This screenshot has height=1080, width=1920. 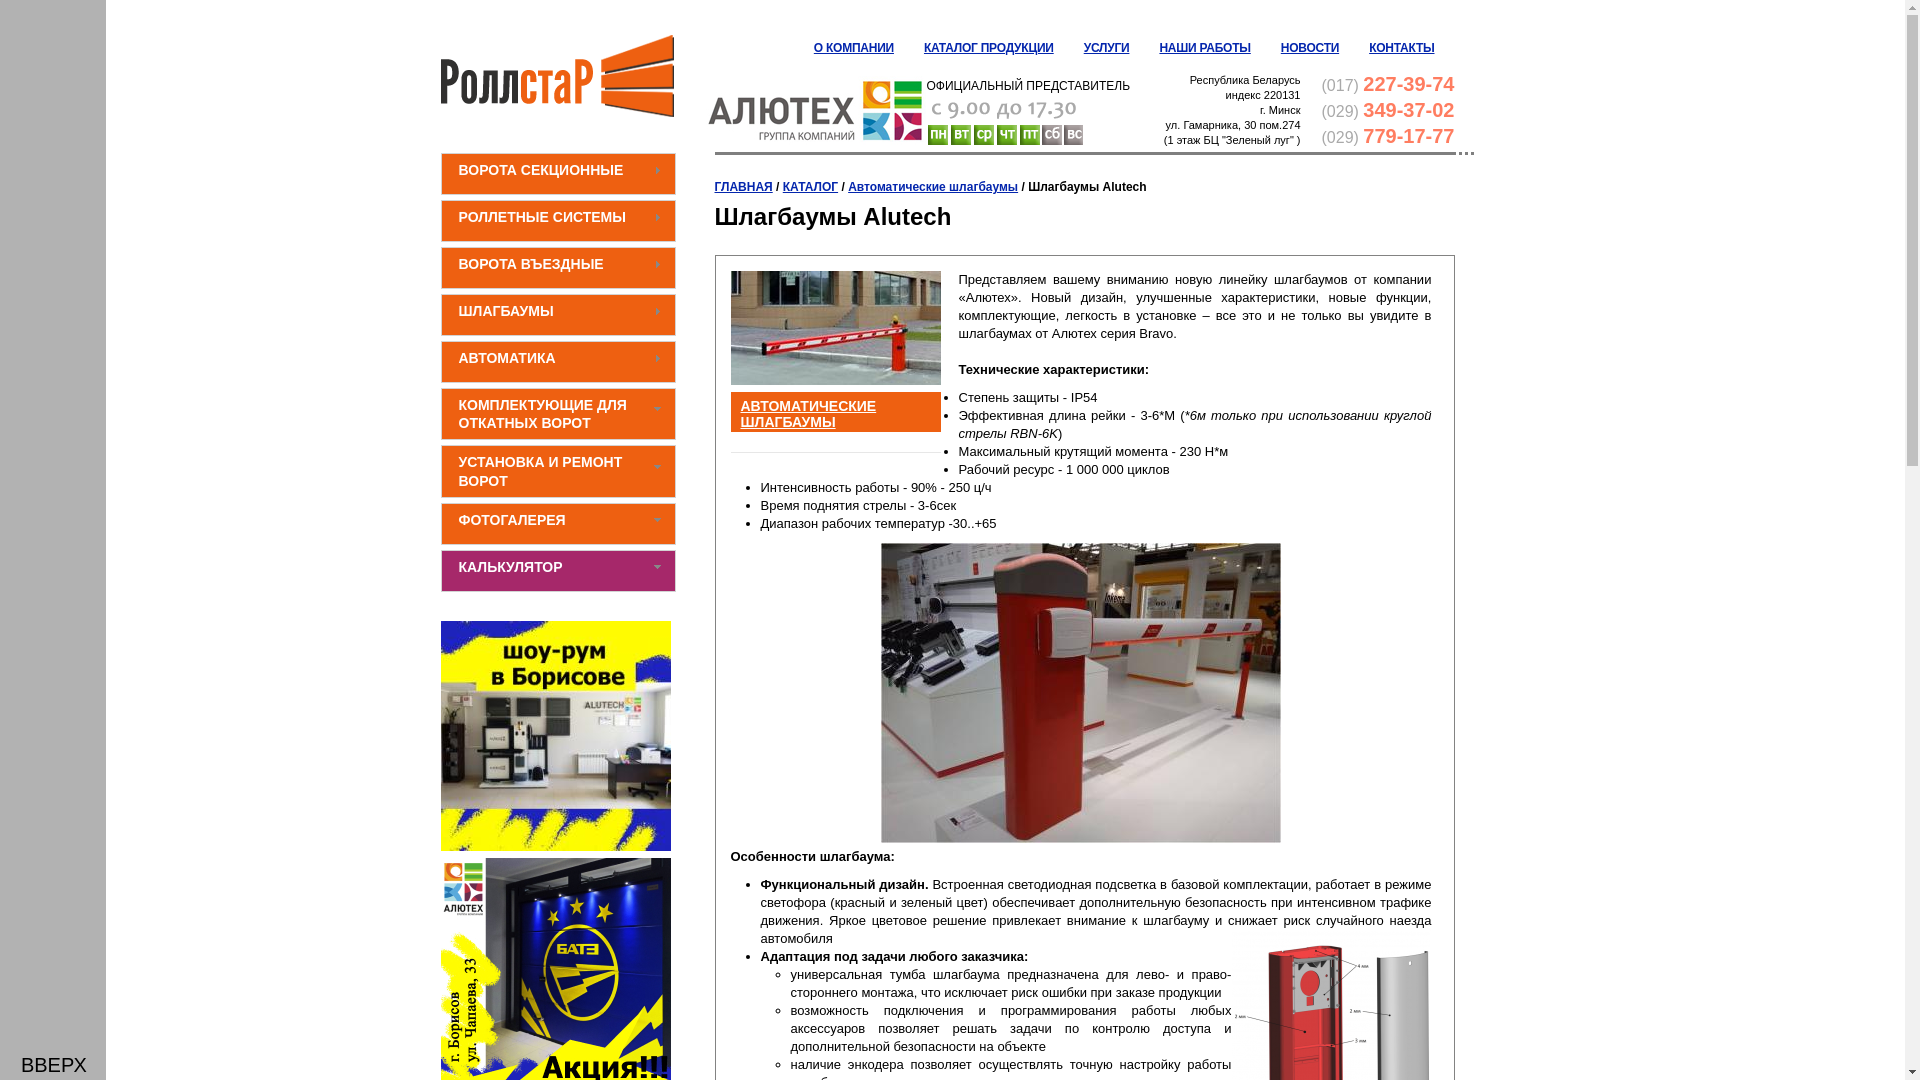 What do you see at coordinates (1387, 84) in the screenshot?
I see `'(017) 227-39-74'` at bounding box center [1387, 84].